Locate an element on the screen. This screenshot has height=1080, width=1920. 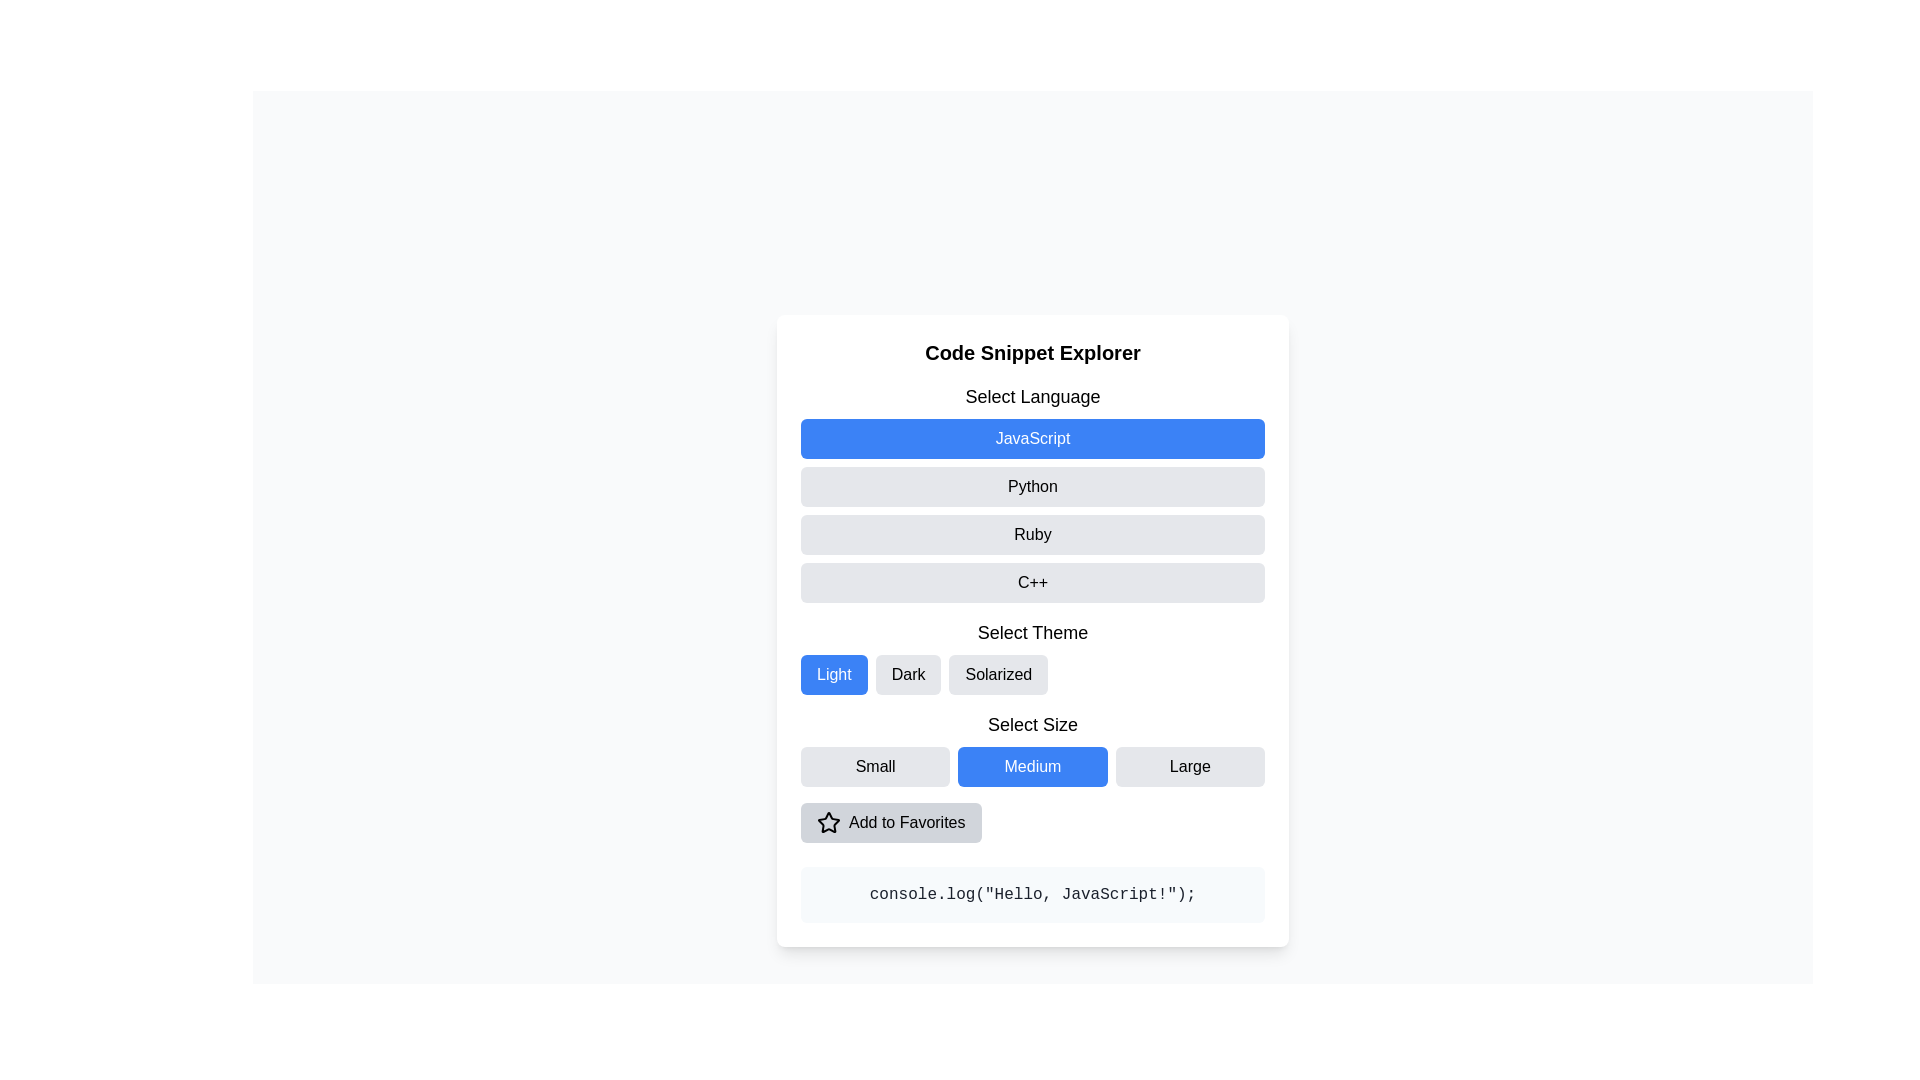
the 'Light' theme selection button, which is the first button in the 'Select Theme' group is located at coordinates (834, 675).